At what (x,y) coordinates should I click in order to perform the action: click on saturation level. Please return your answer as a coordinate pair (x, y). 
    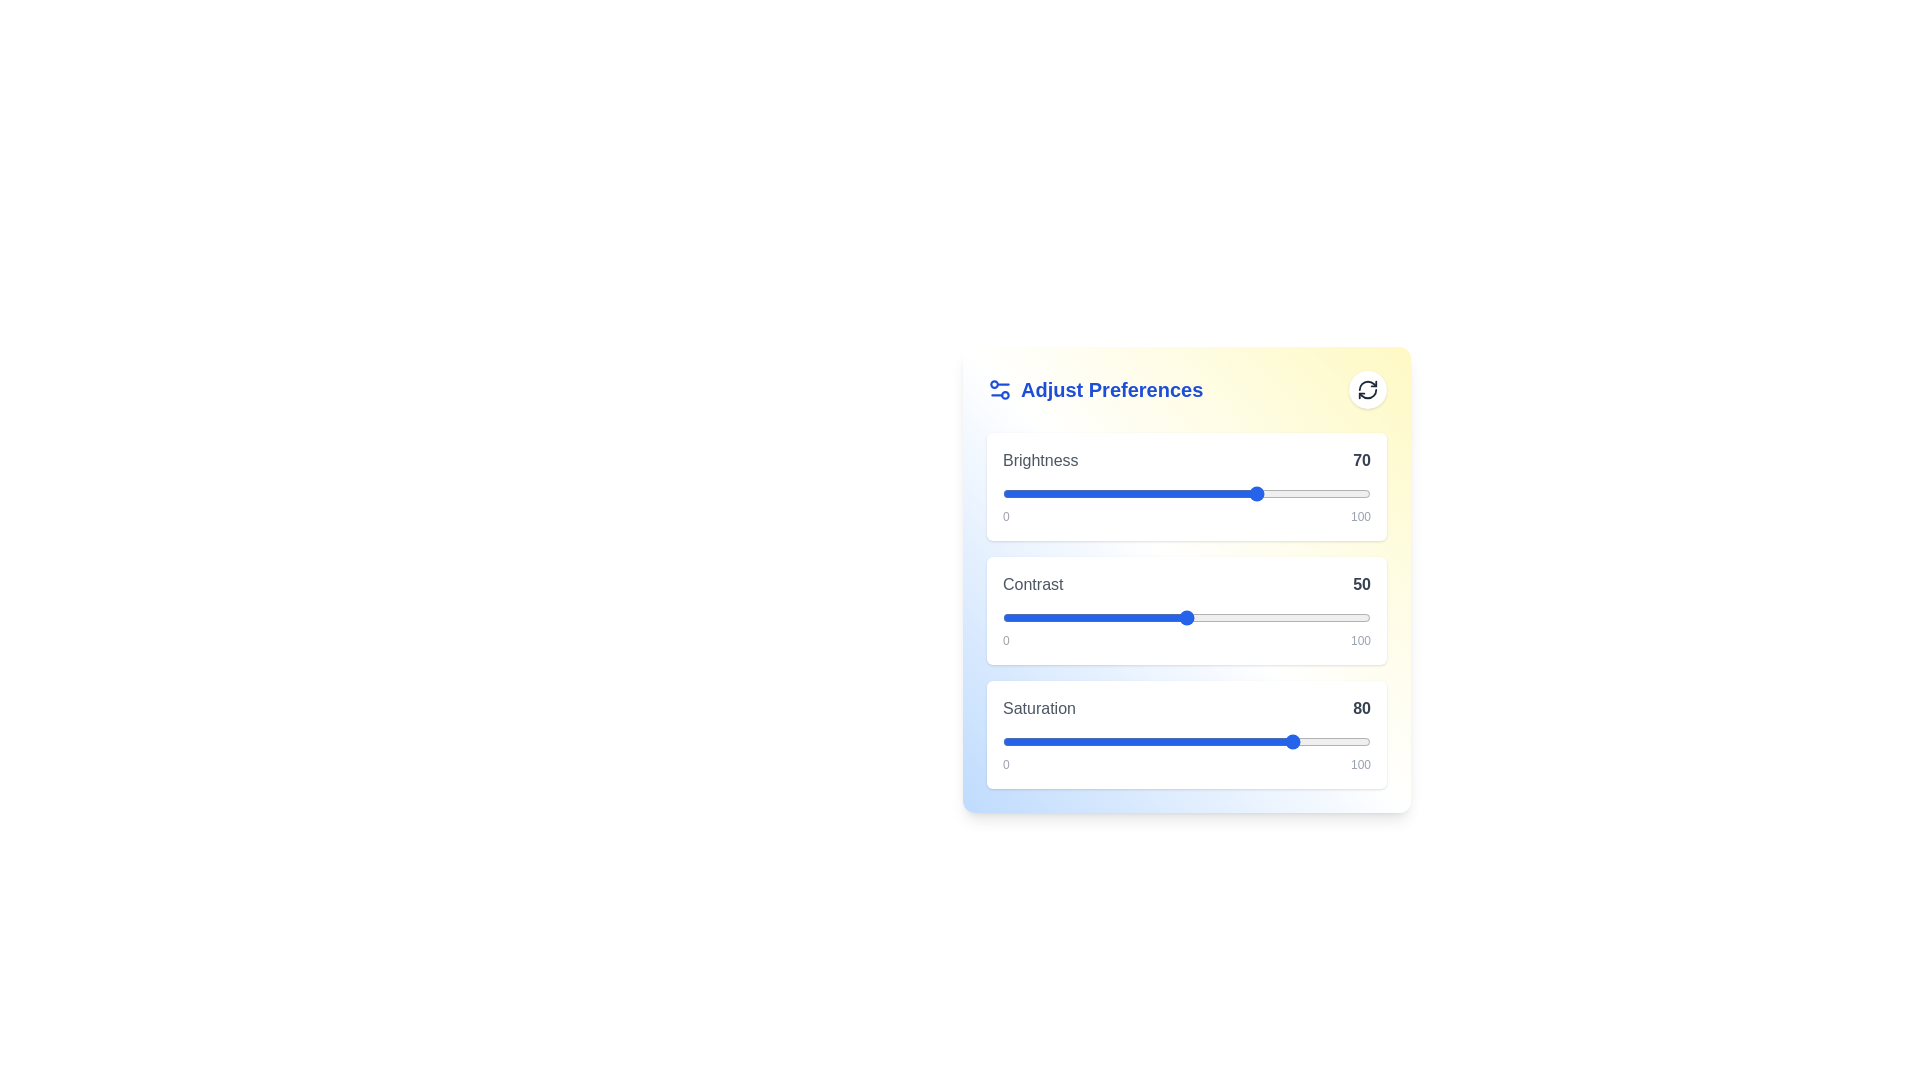
    Looking at the image, I should click on (1108, 741).